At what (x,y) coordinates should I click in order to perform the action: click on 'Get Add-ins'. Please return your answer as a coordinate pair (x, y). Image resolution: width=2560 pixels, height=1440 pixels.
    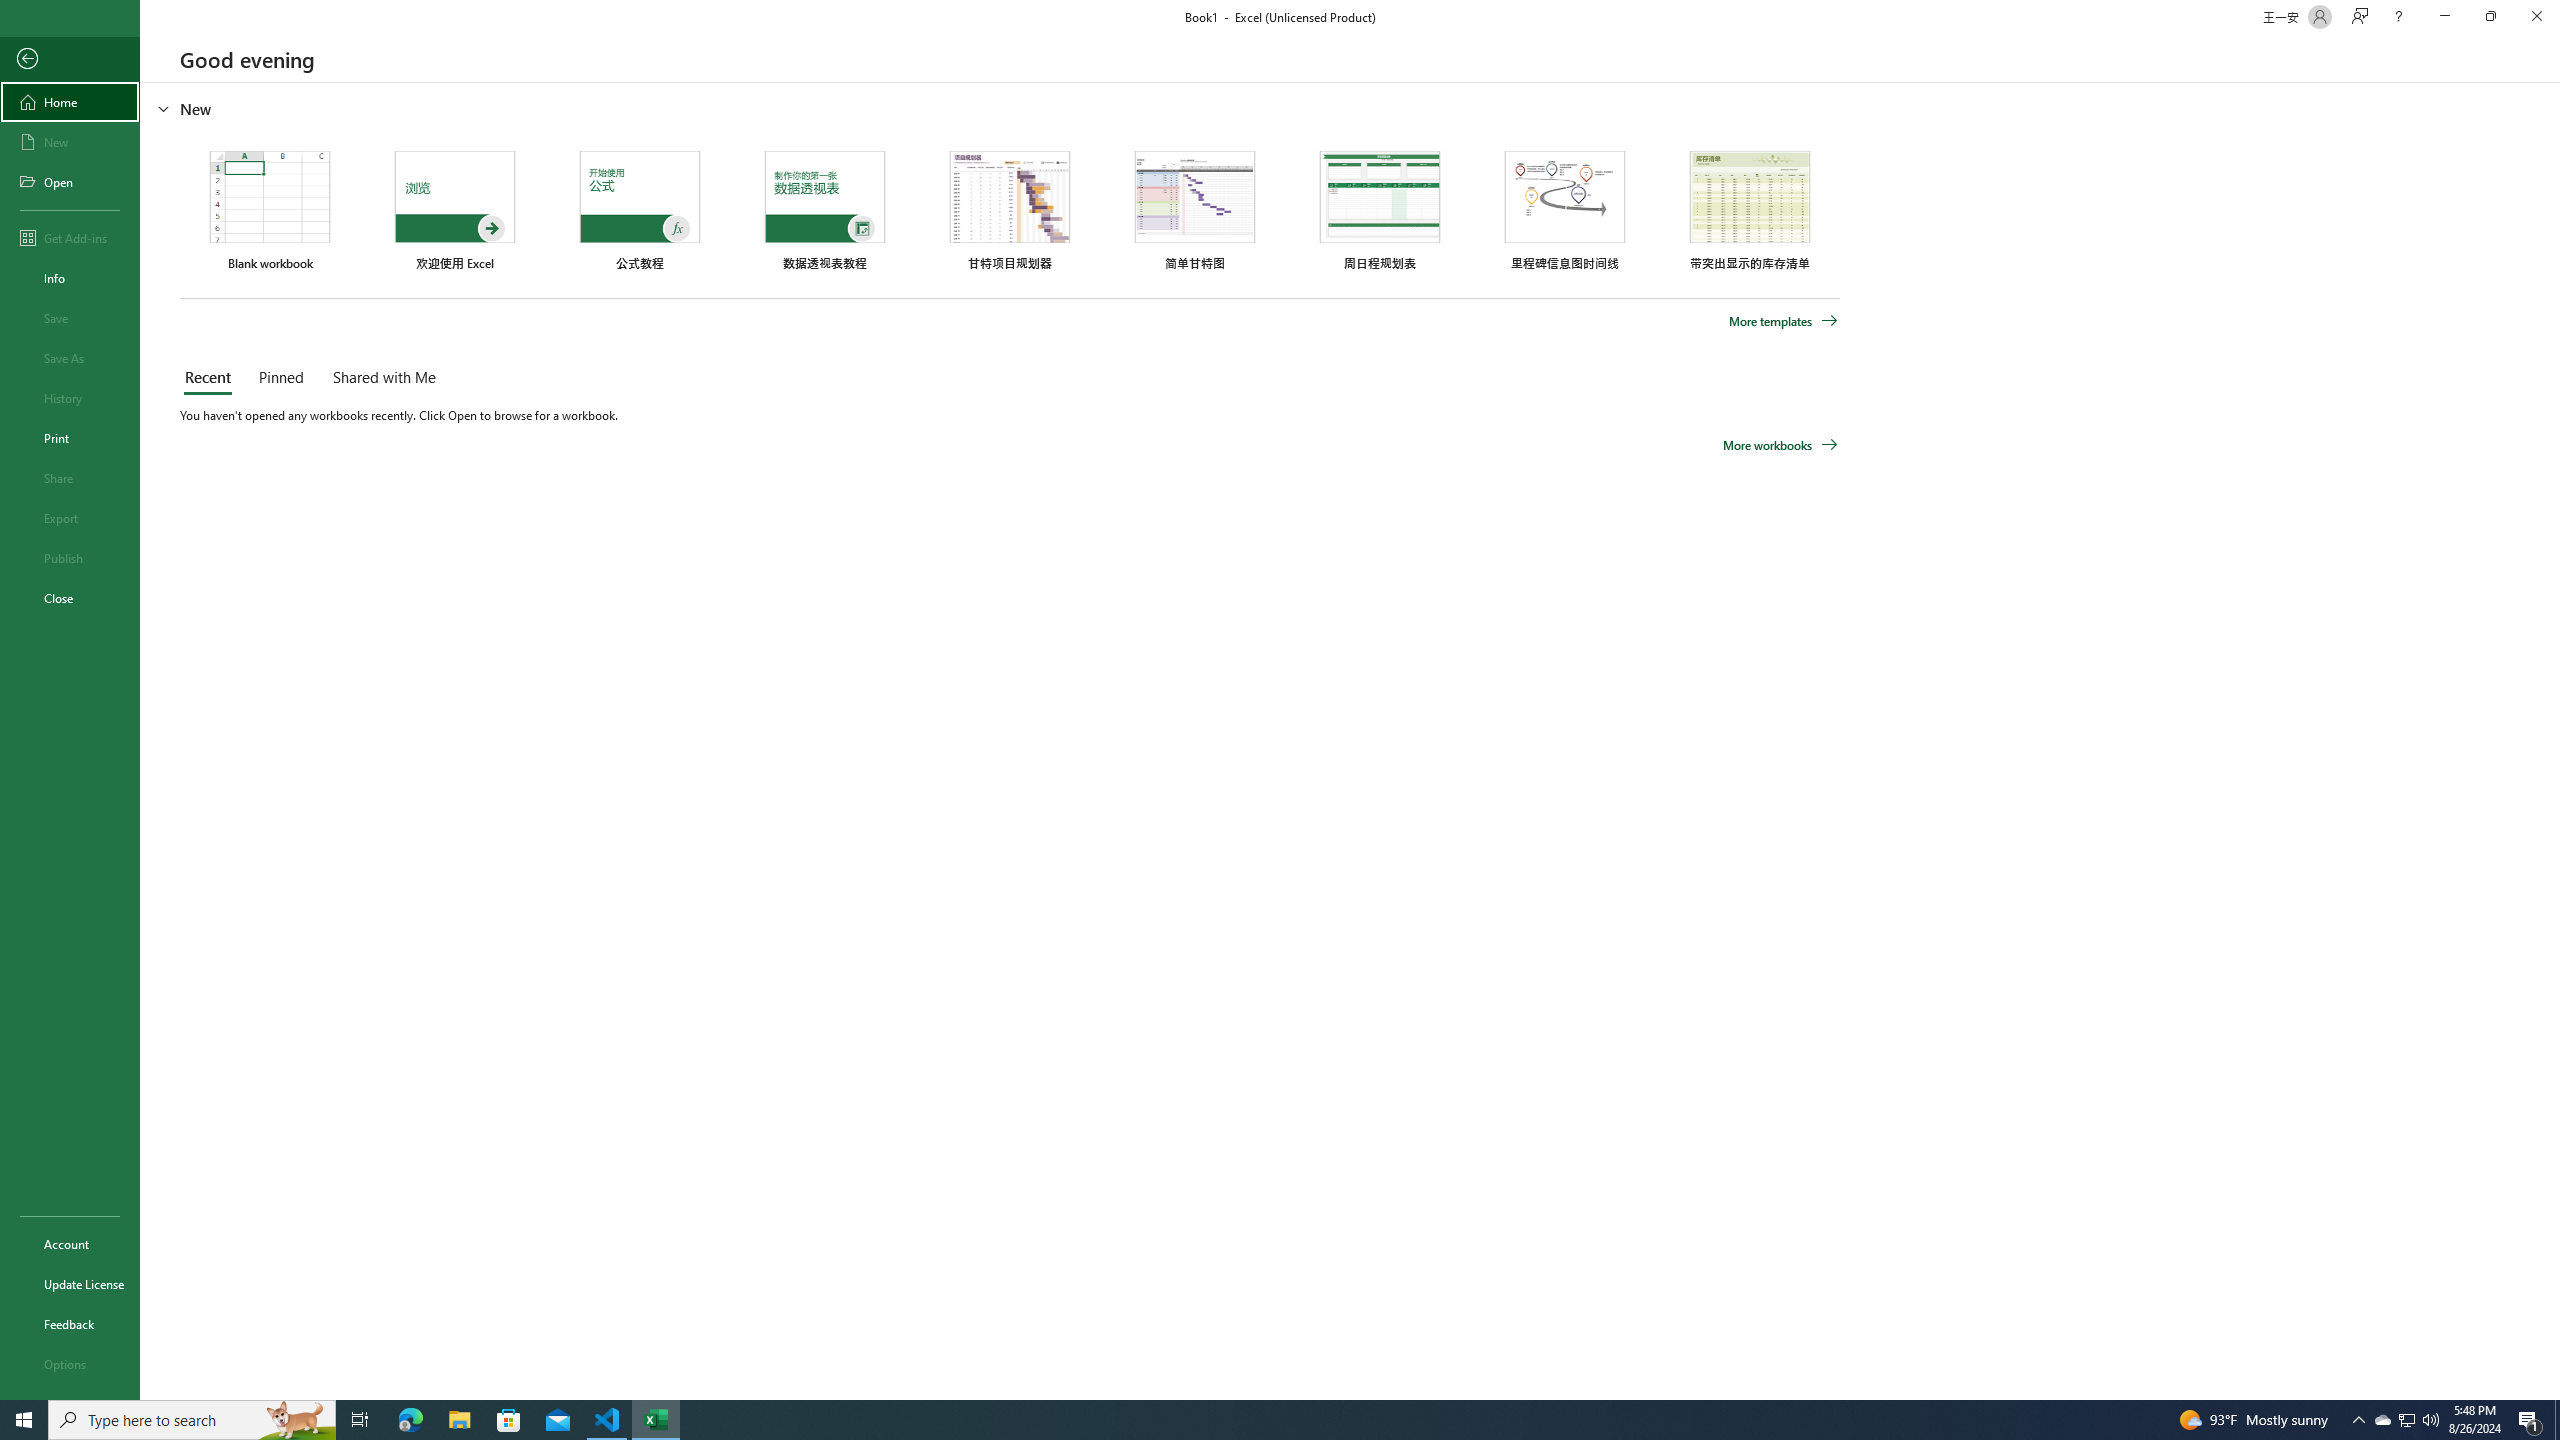
    Looking at the image, I should click on (69, 237).